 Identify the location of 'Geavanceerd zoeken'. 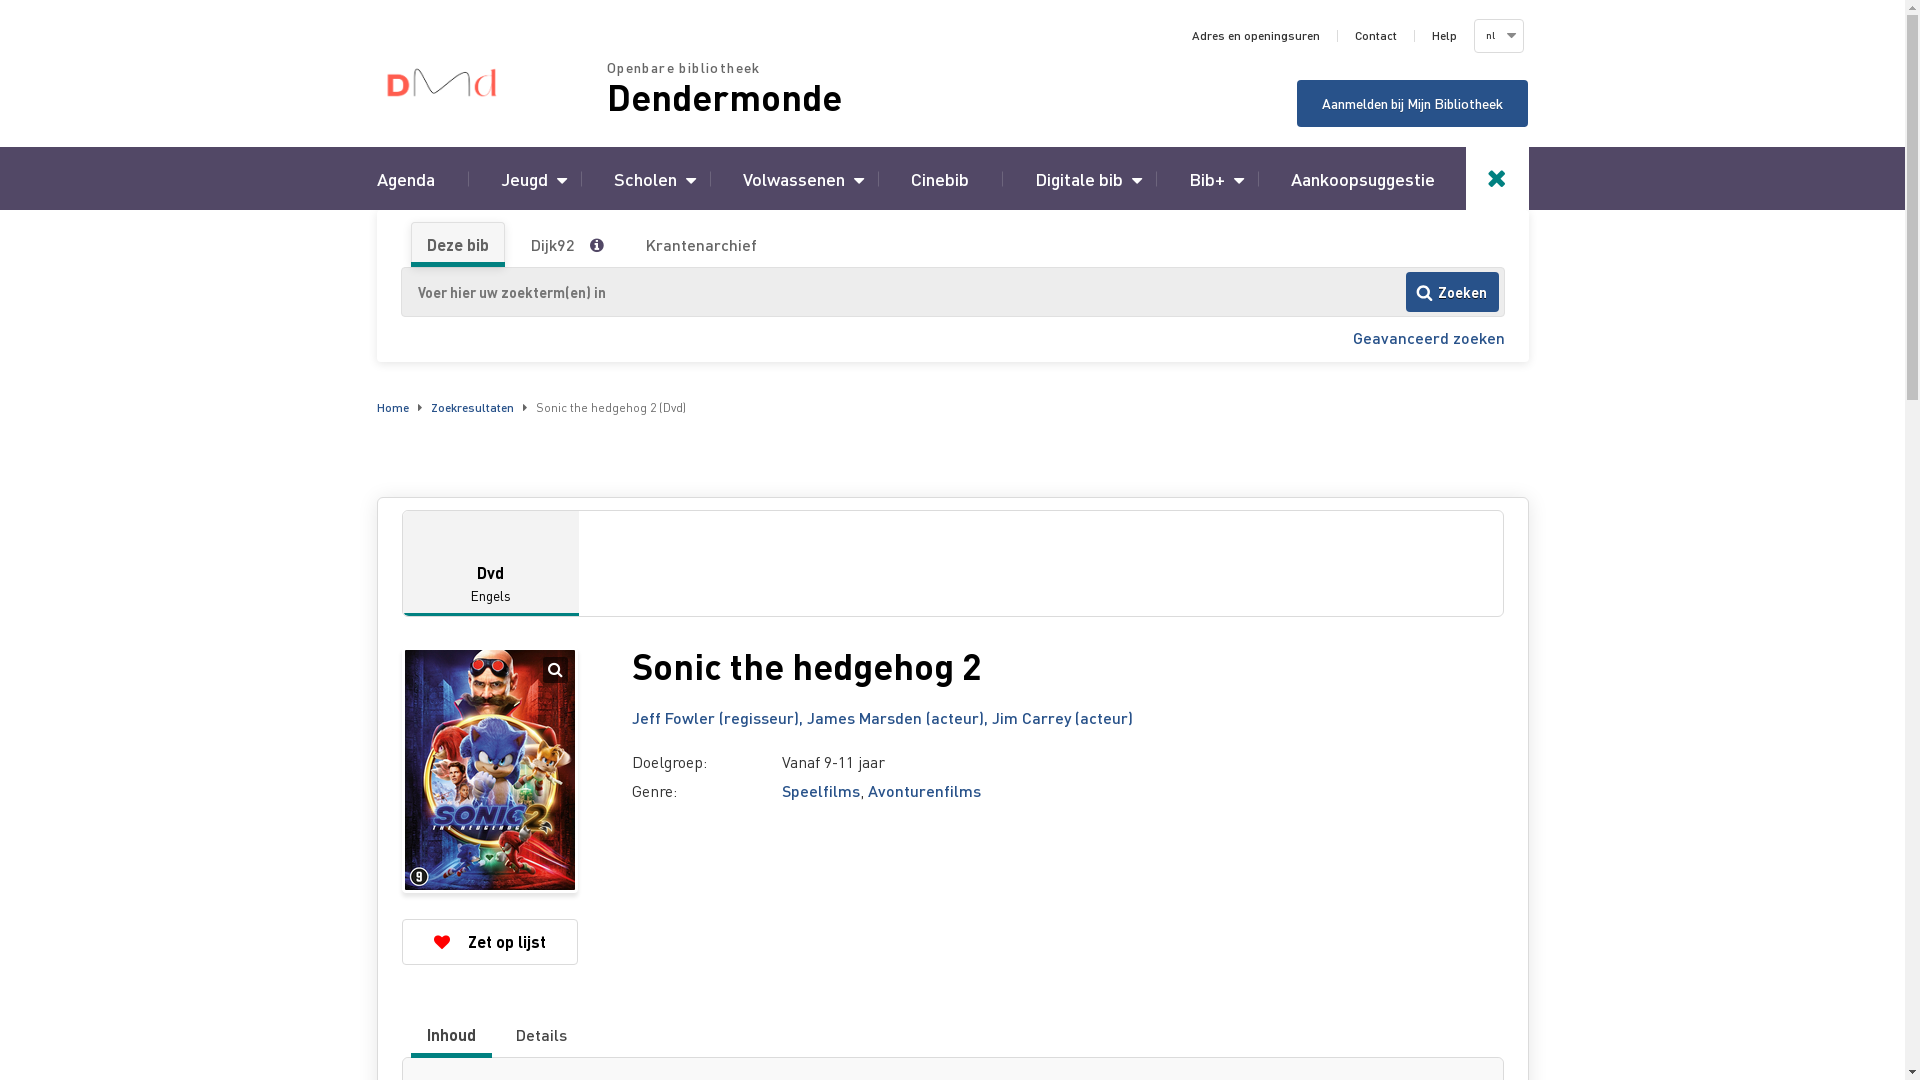
(1427, 336).